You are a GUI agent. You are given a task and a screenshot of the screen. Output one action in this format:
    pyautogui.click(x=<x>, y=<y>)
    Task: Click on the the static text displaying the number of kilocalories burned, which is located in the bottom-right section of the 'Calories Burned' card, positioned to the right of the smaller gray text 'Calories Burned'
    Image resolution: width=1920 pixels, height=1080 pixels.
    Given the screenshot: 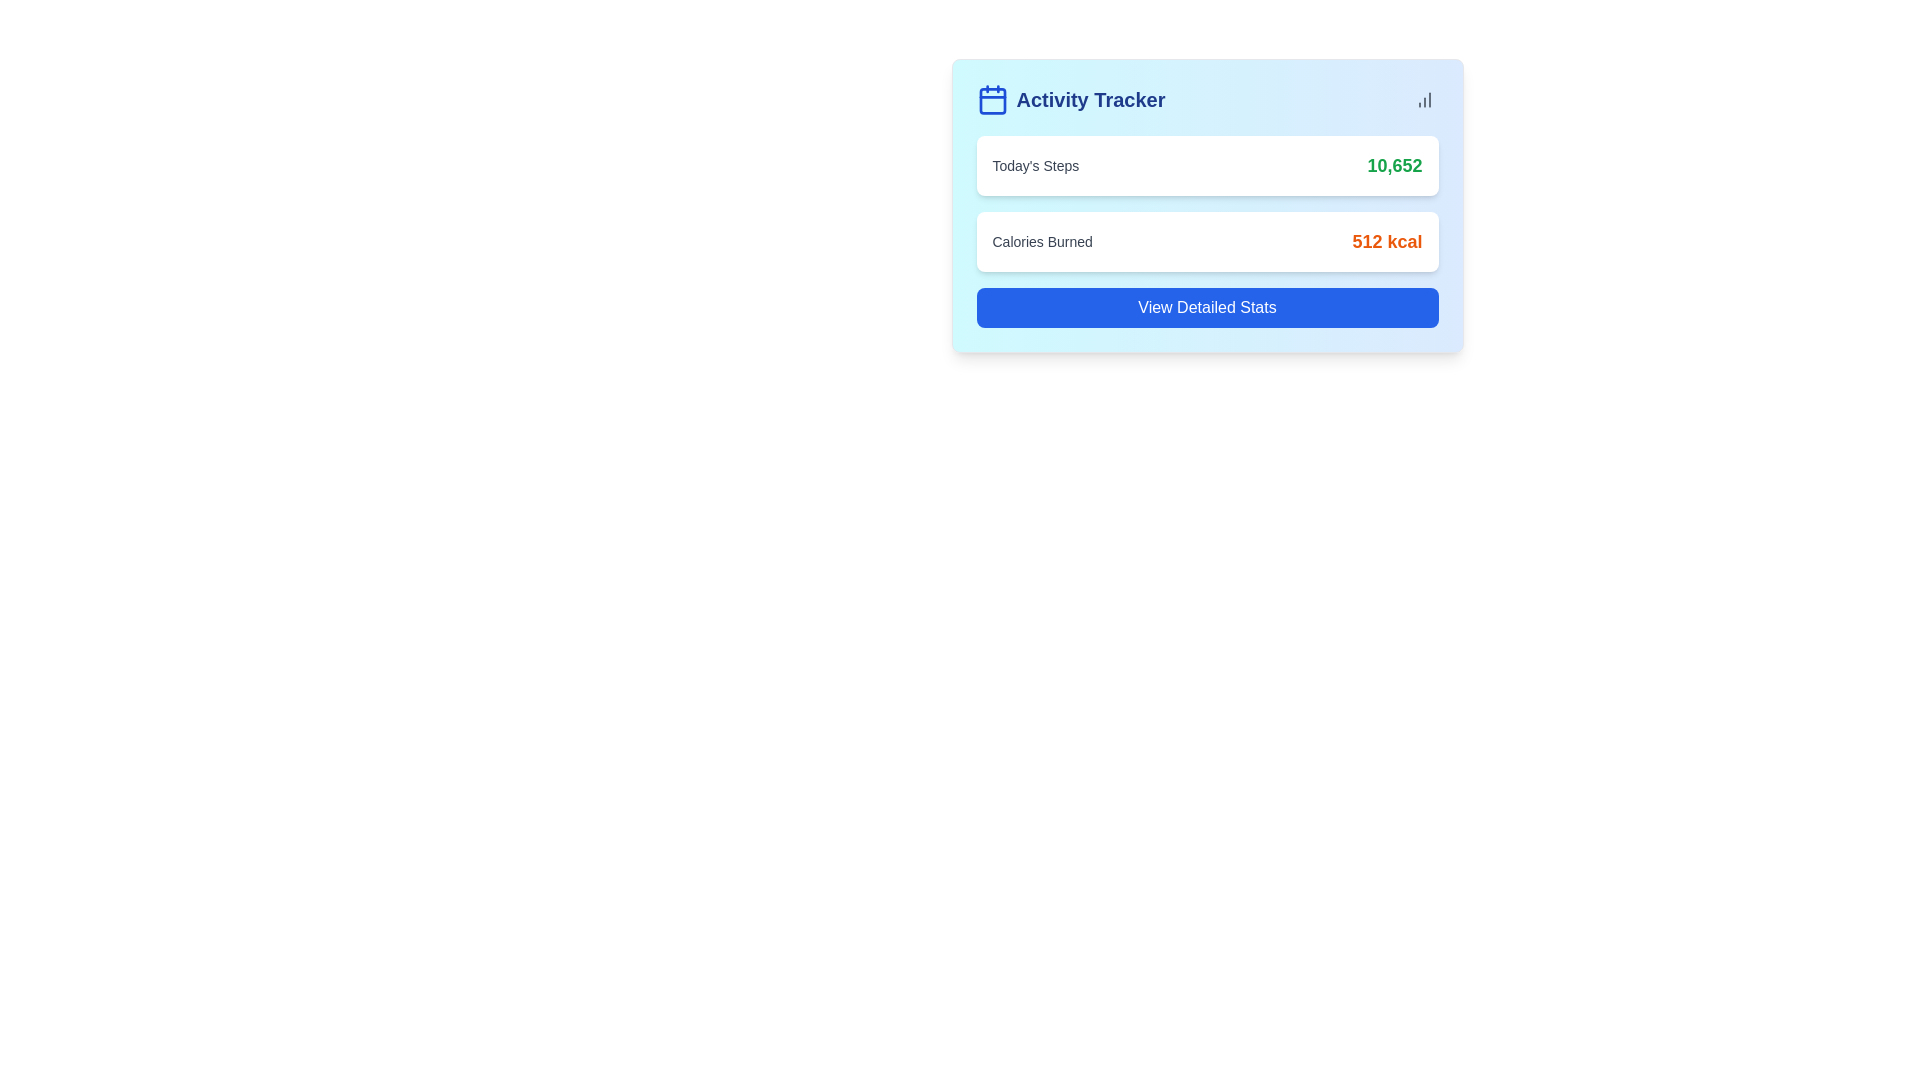 What is the action you would take?
    pyautogui.click(x=1386, y=241)
    